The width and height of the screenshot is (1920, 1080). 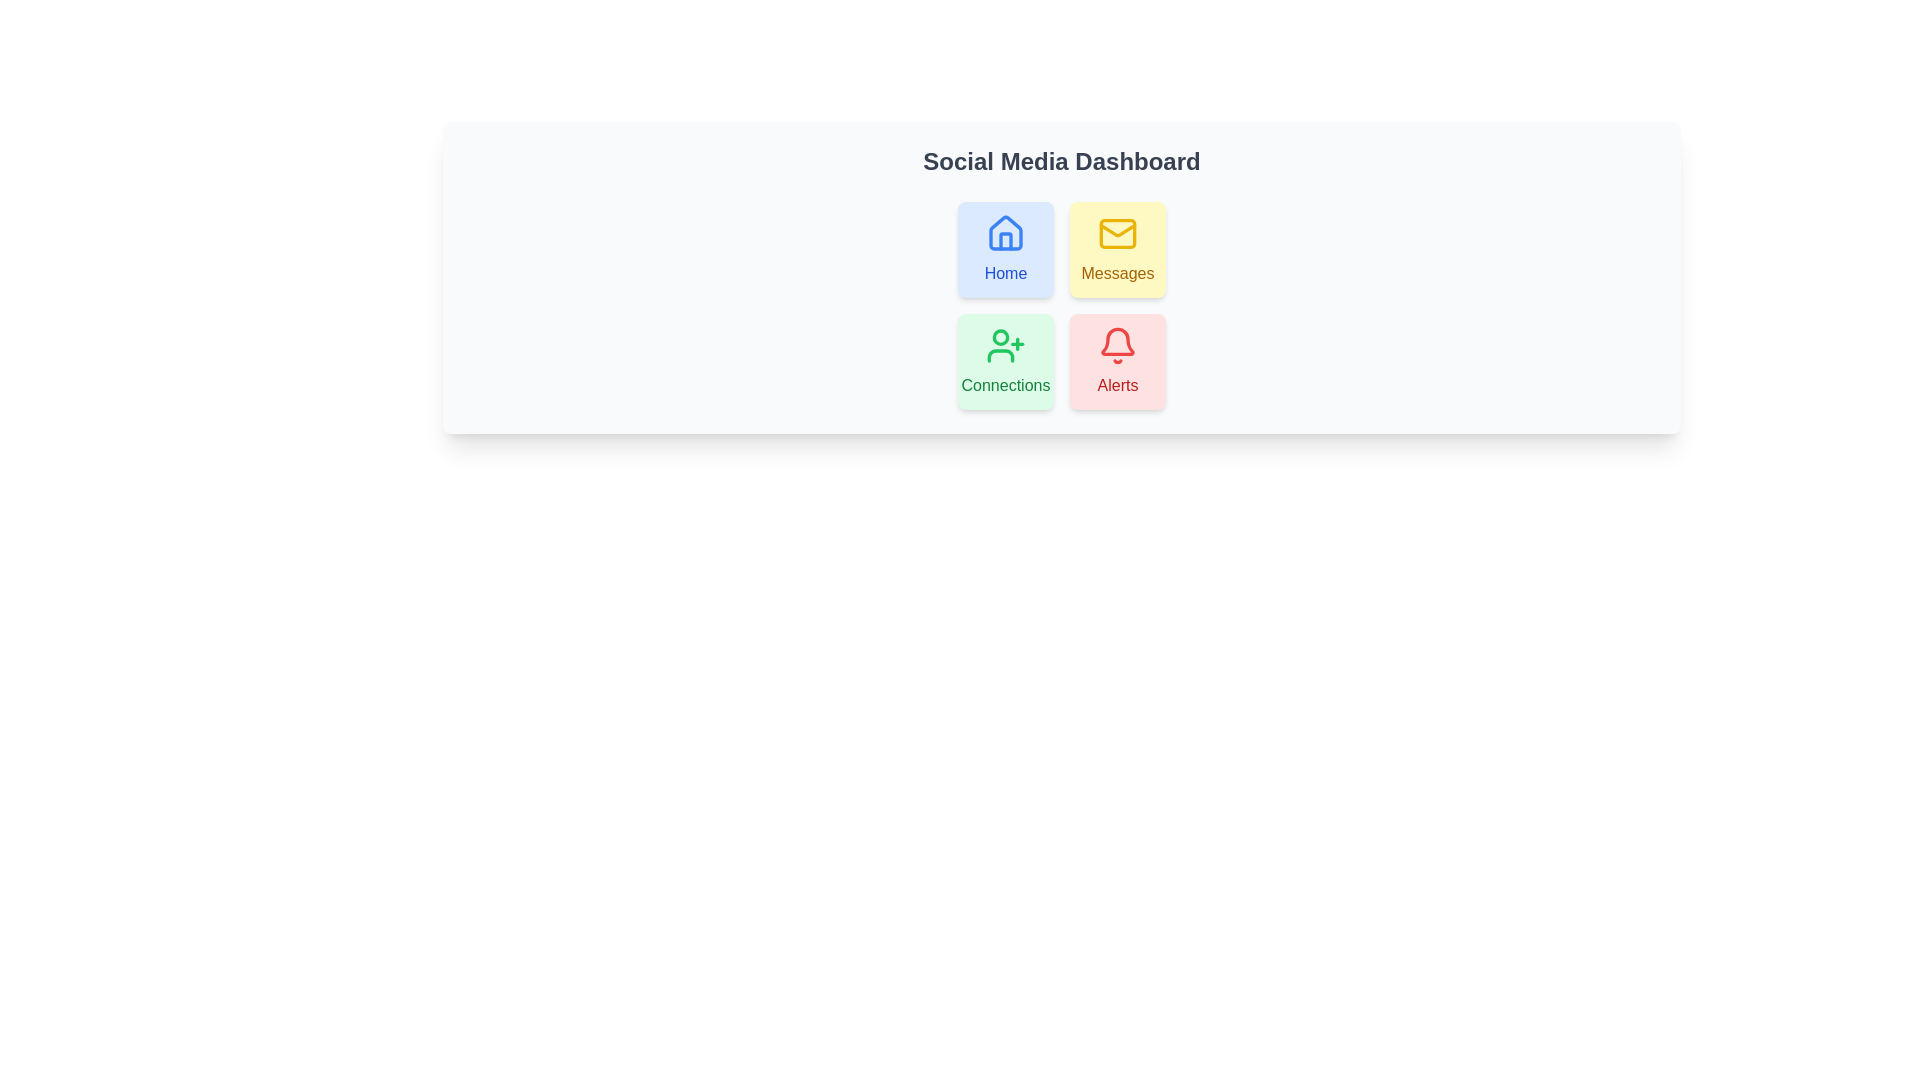 I want to click on label providing a textual description for the alert notification section located at the bottom of the red-themed tile in the 2x2 grid layout, specifically the fourth position starting from the top-left corner, so click(x=1117, y=385).